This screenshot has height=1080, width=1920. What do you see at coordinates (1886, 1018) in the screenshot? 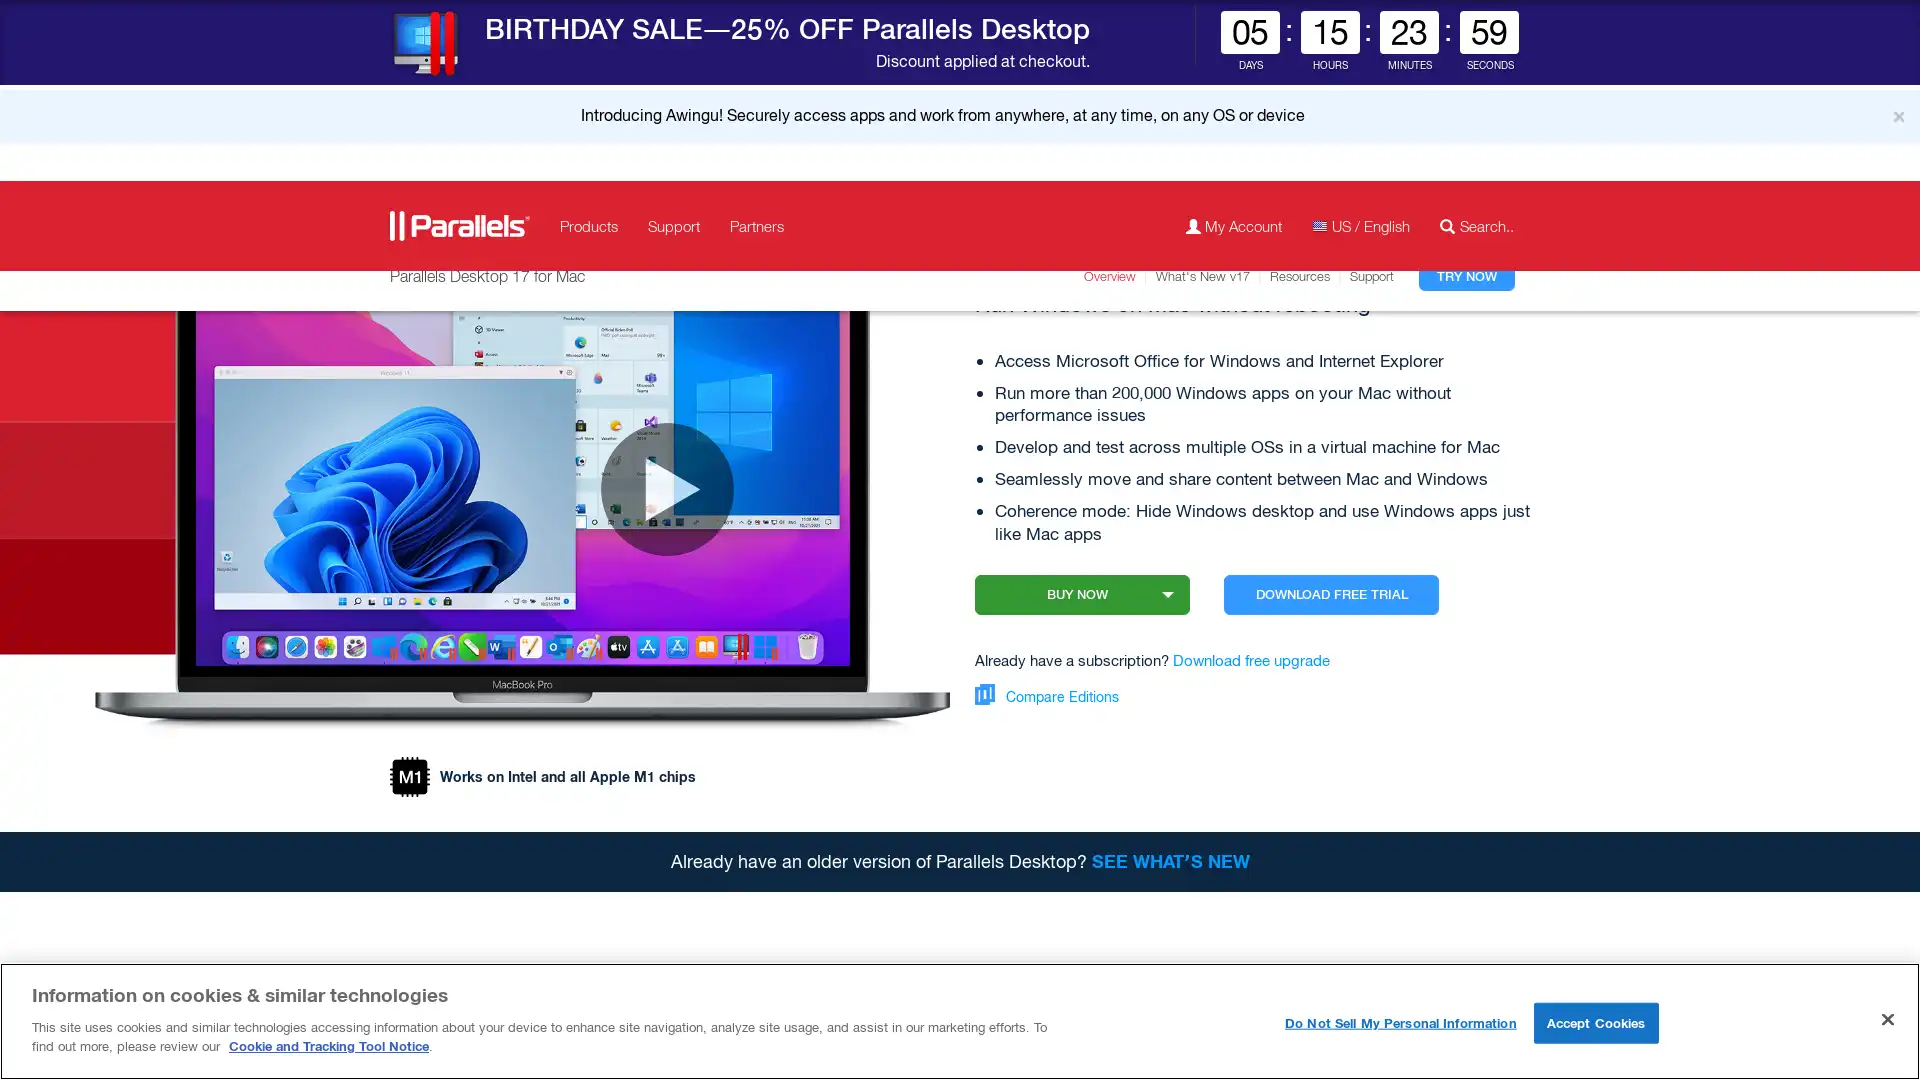
I see `Close` at bounding box center [1886, 1018].